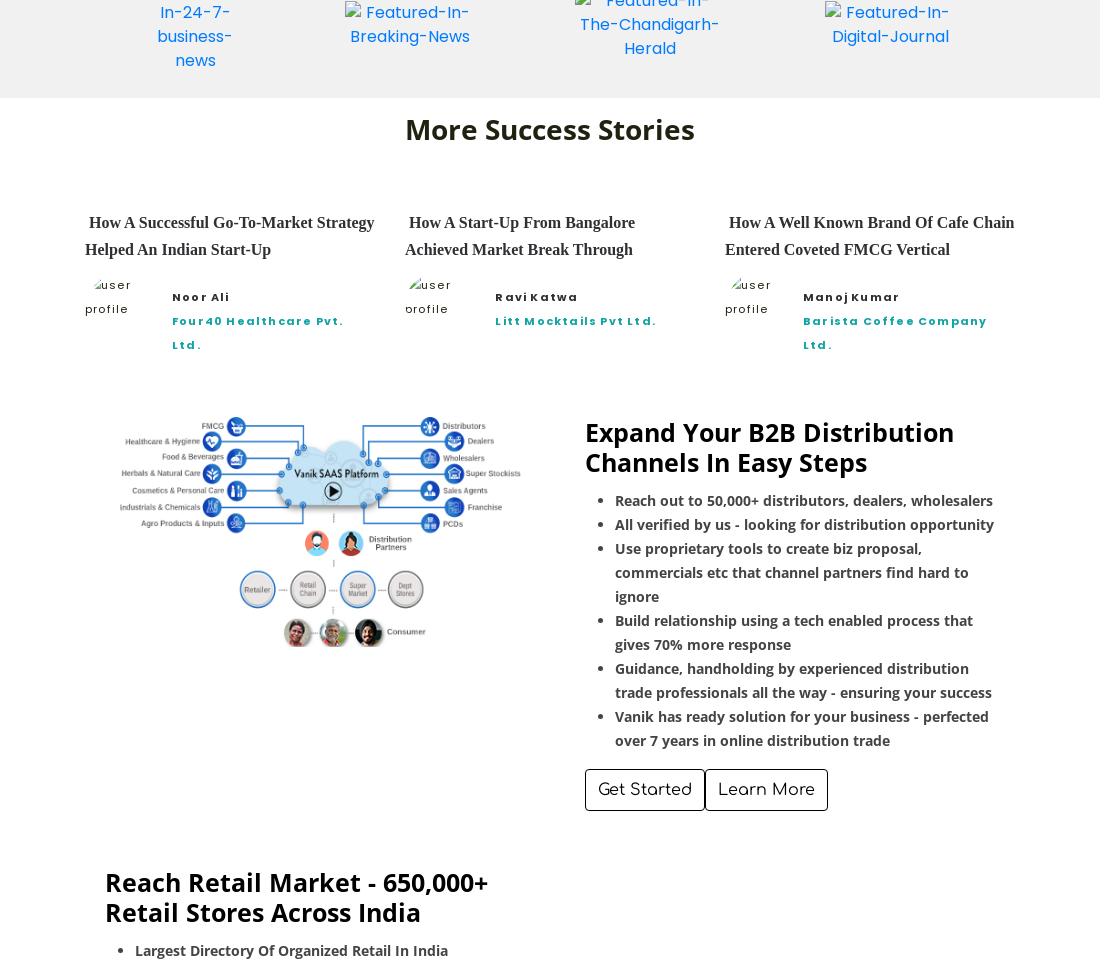 This screenshot has height=968, width=1115. What do you see at coordinates (766, 788) in the screenshot?
I see `'Learn More'` at bounding box center [766, 788].